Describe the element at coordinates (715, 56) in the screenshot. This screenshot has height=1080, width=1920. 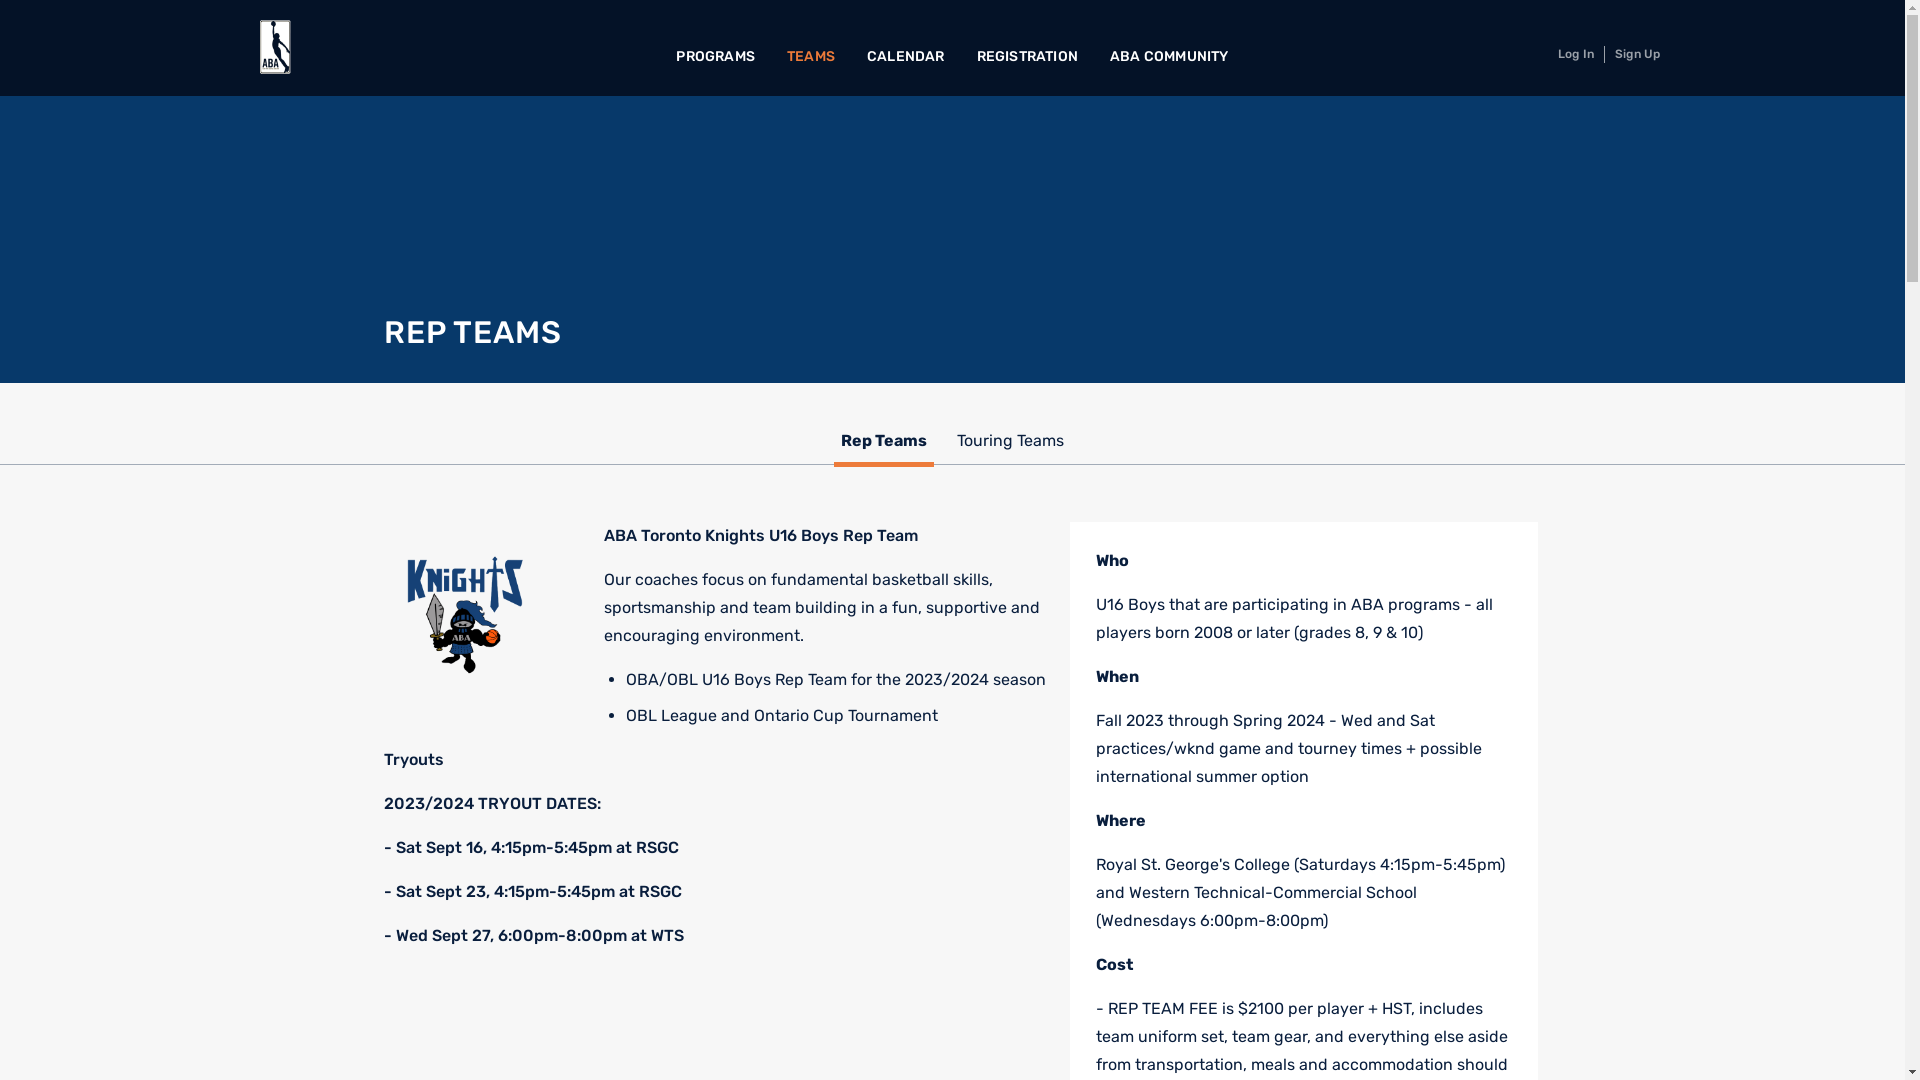
I see `'PROGRAMS'` at that location.